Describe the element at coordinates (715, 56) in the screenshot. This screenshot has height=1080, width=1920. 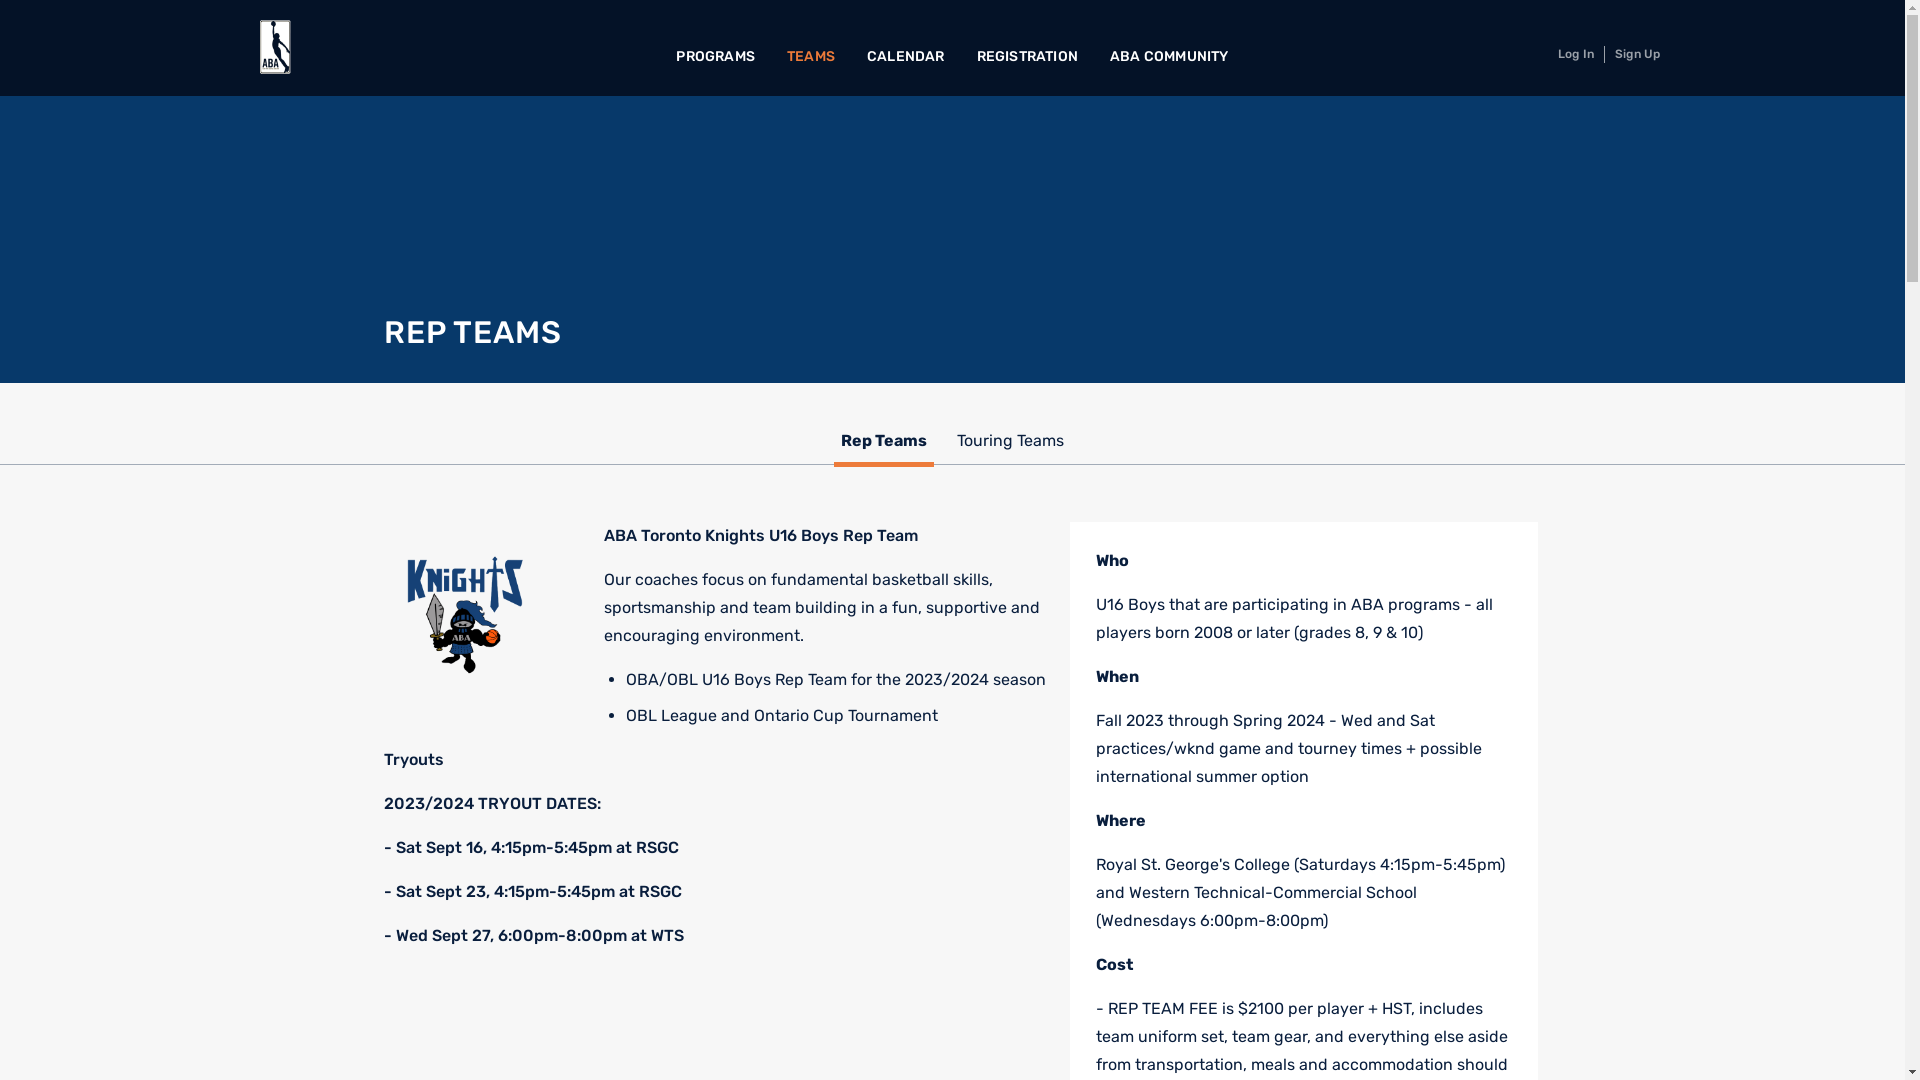
I see `'PROGRAMS'` at that location.